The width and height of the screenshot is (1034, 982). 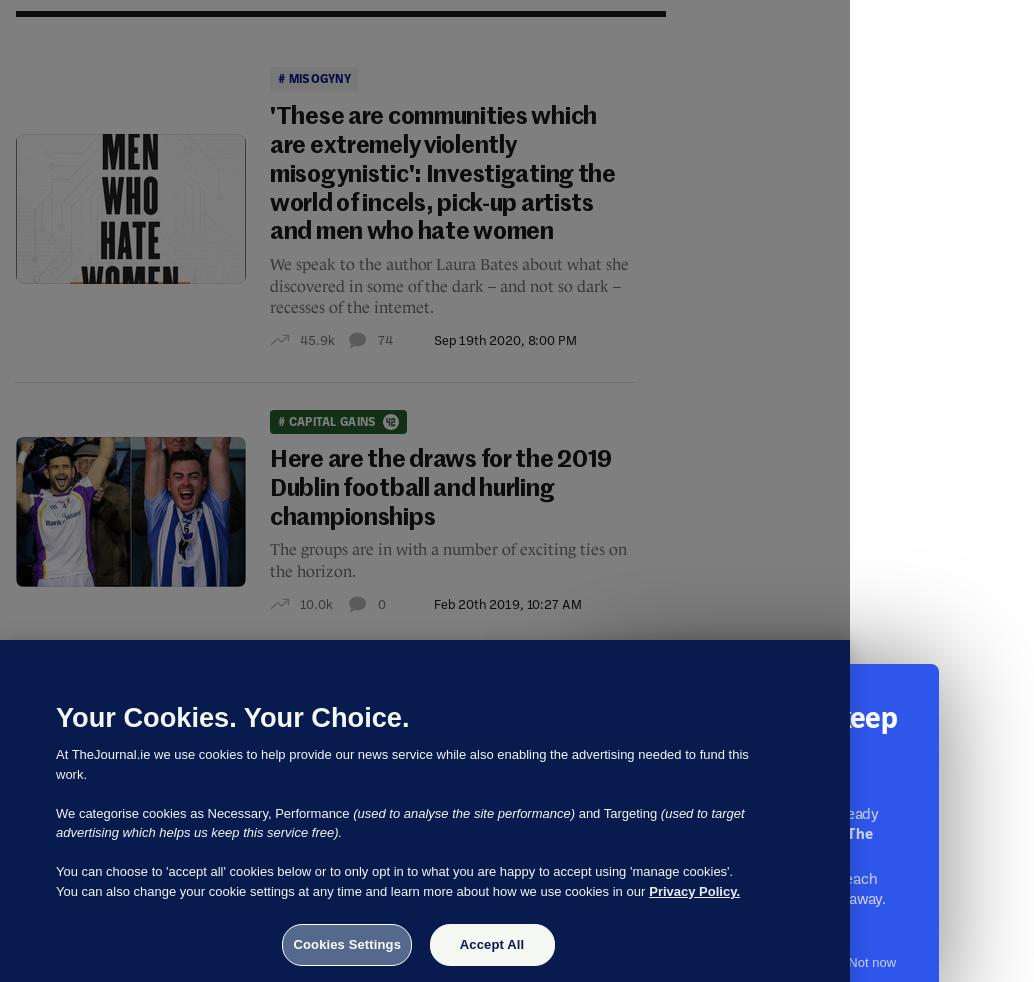 I want to click on 'Not now', so click(x=846, y=962).